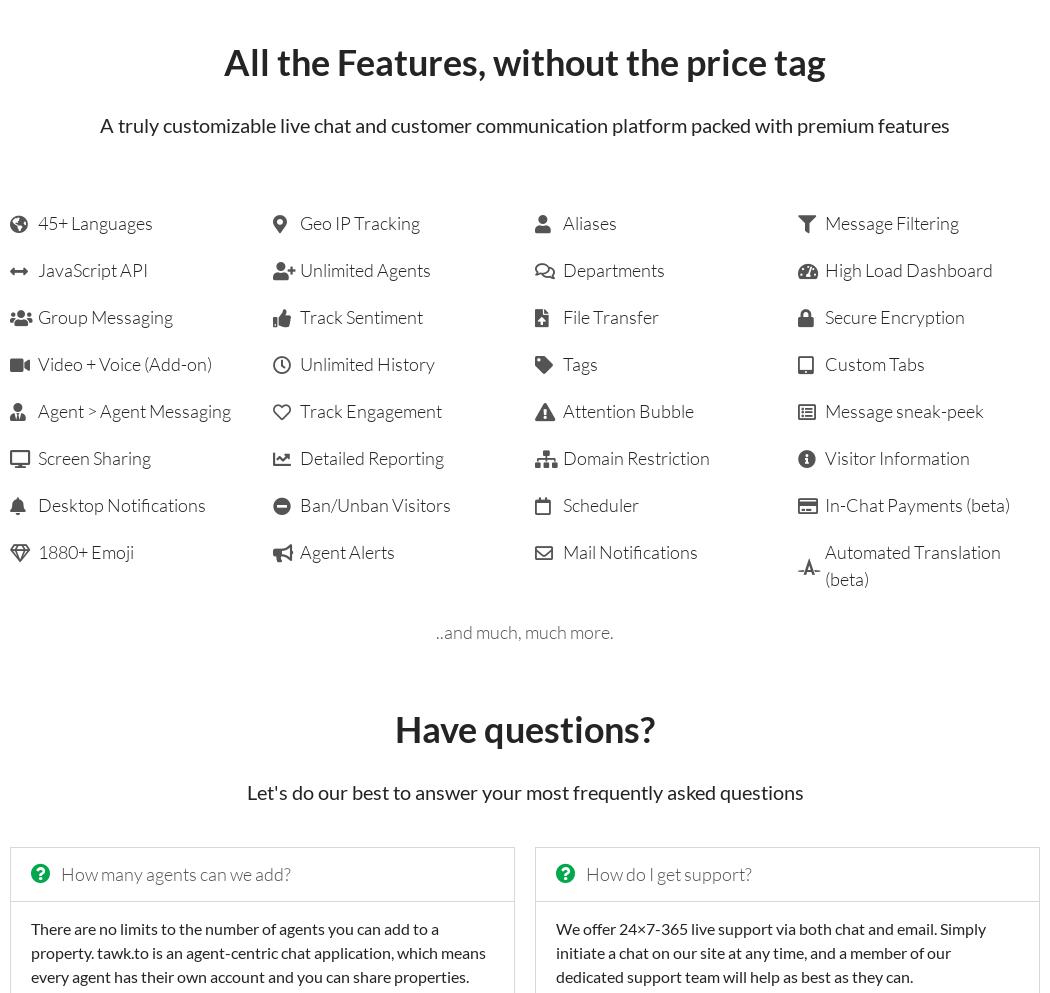  Describe the element at coordinates (366, 364) in the screenshot. I see `'Unlimited History'` at that location.